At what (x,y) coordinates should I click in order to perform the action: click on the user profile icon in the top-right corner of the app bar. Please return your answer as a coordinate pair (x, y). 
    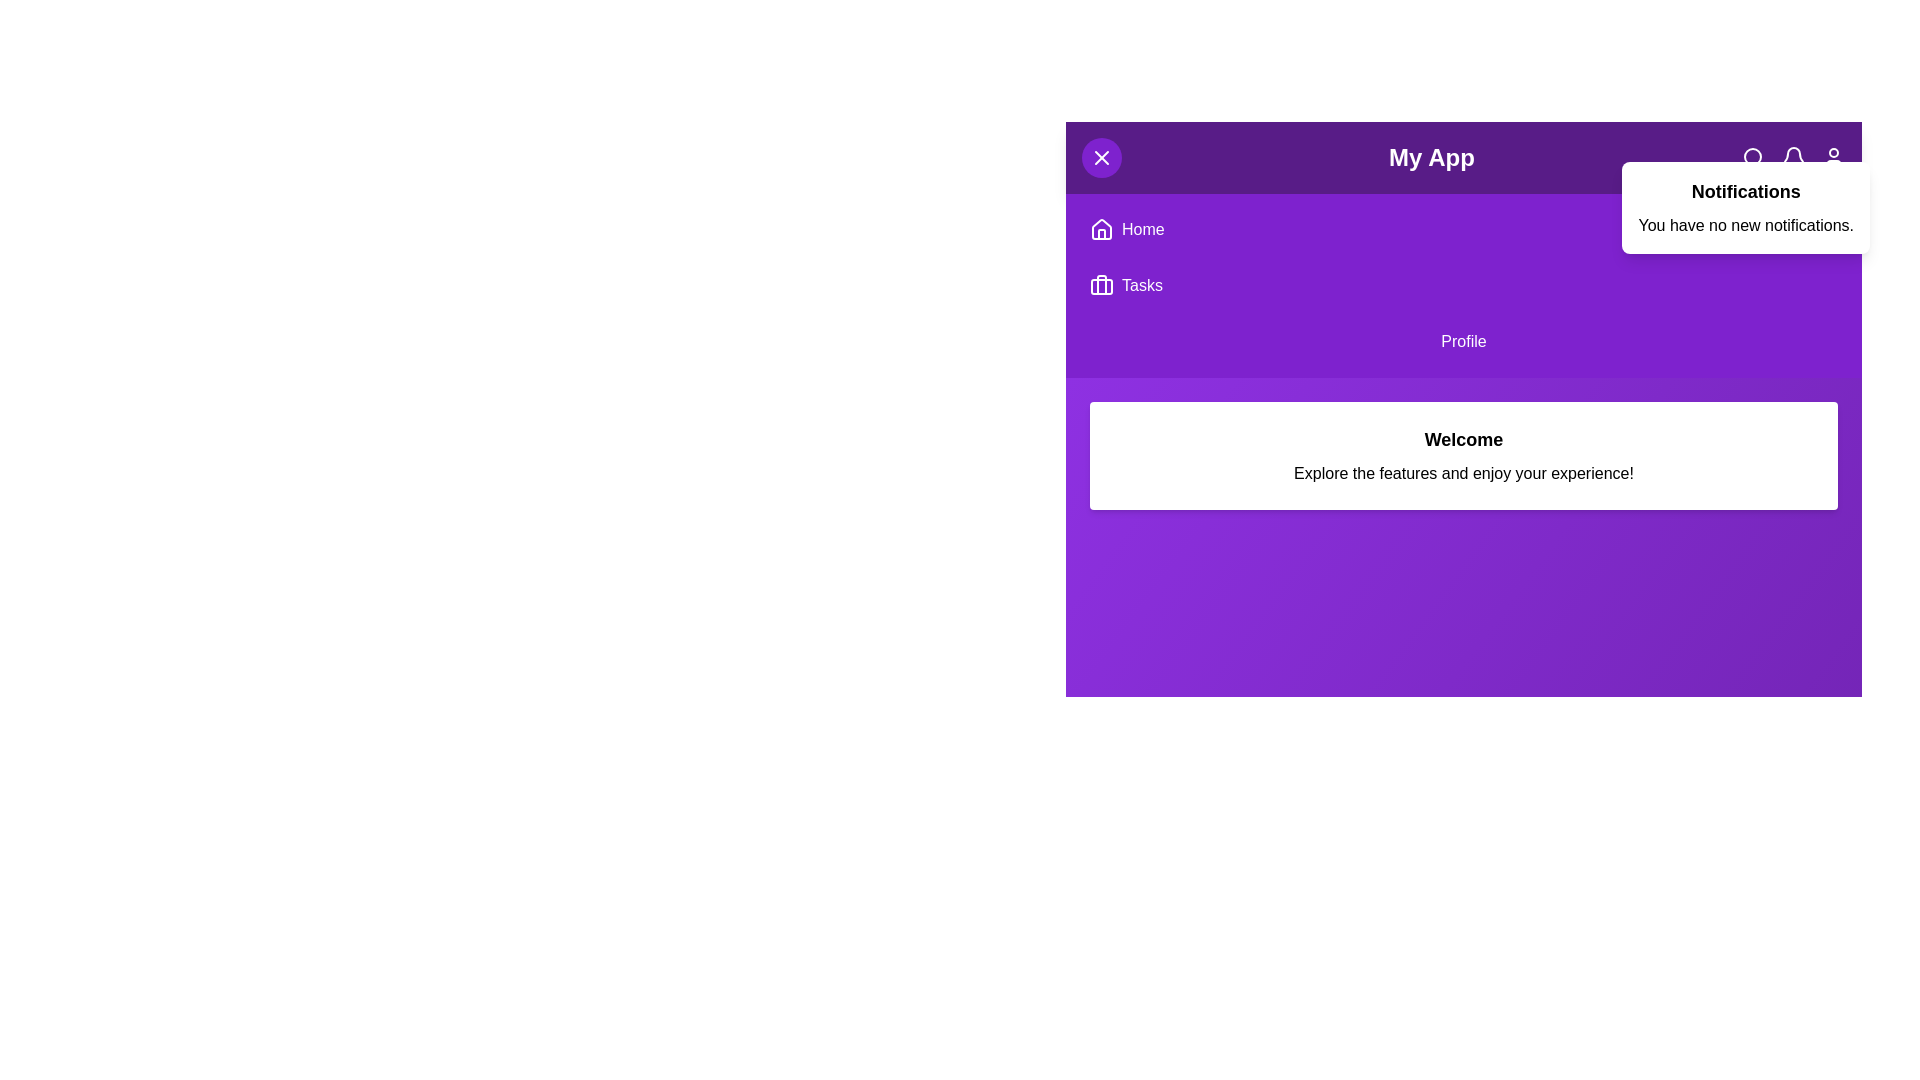
    Looking at the image, I should click on (1833, 157).